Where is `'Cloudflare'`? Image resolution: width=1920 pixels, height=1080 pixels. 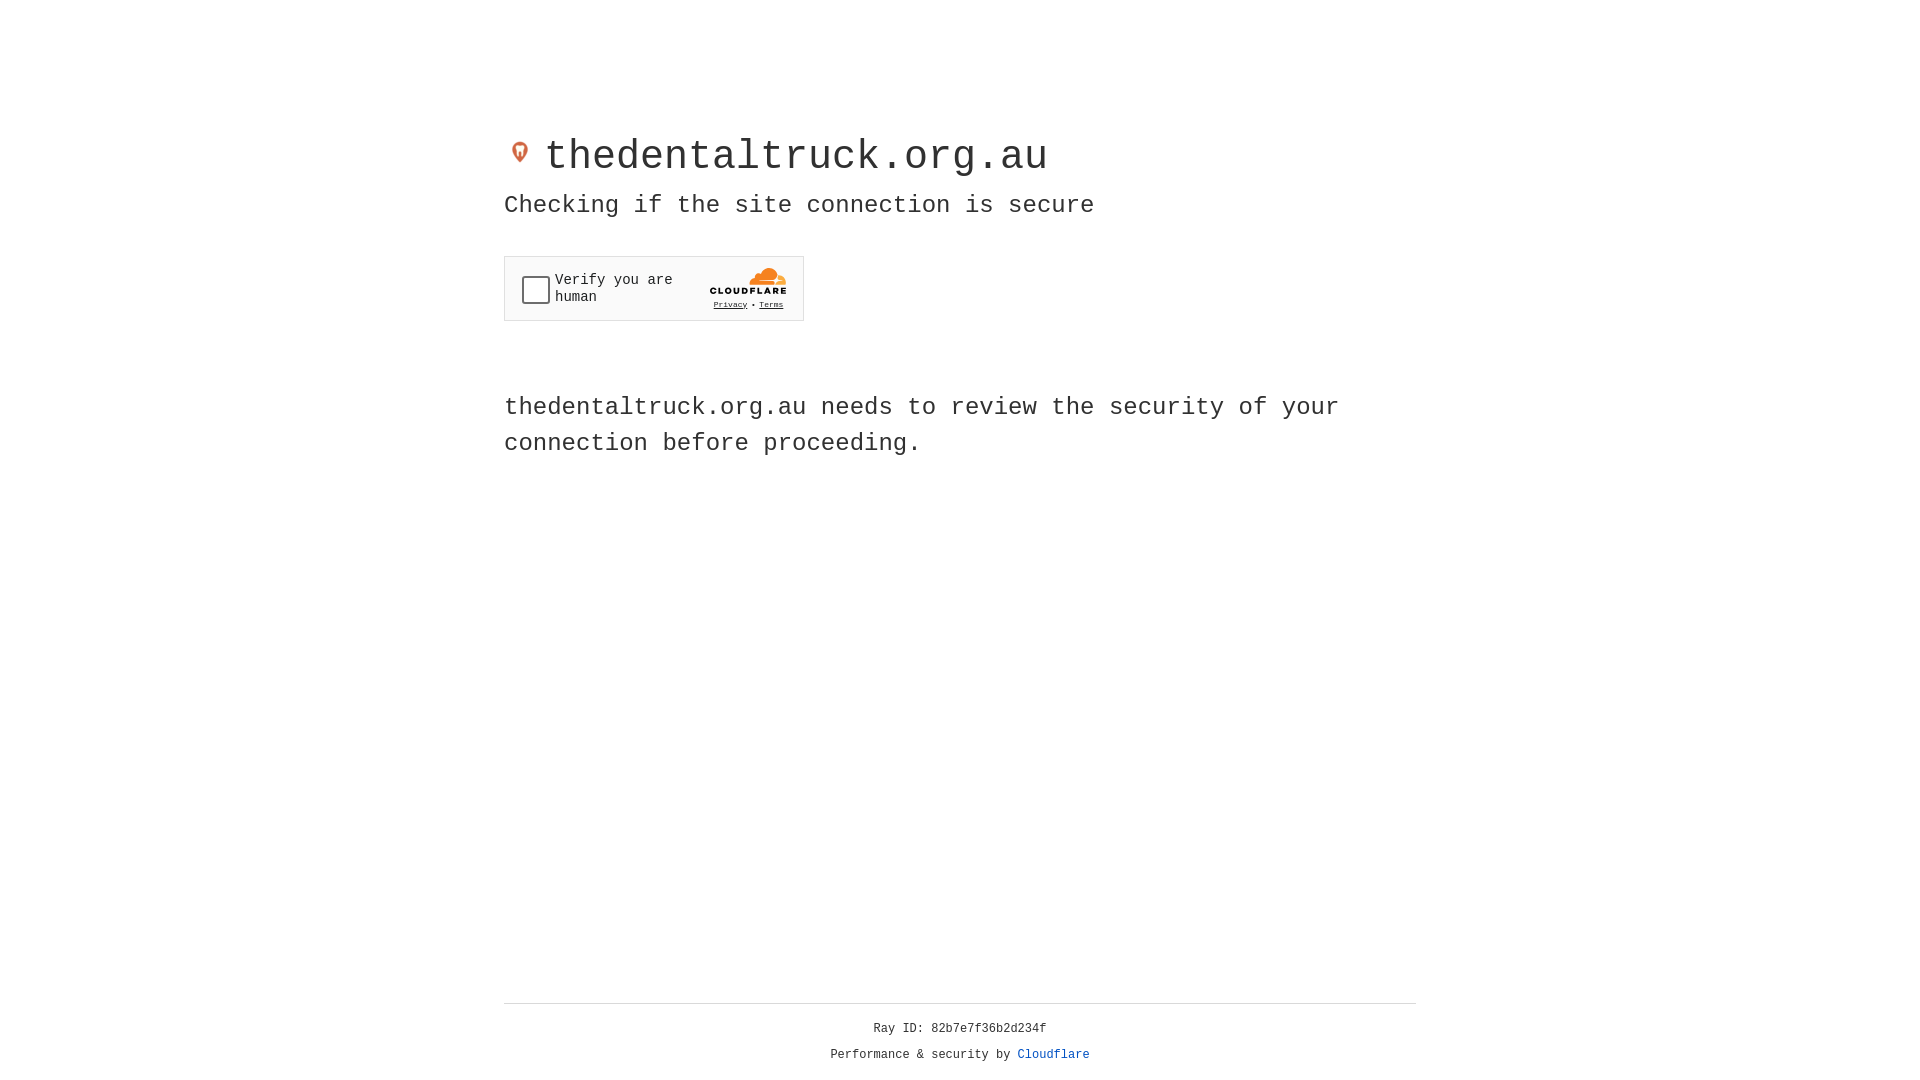
'Cloudflare' is located at coordinates (1017, 1054).